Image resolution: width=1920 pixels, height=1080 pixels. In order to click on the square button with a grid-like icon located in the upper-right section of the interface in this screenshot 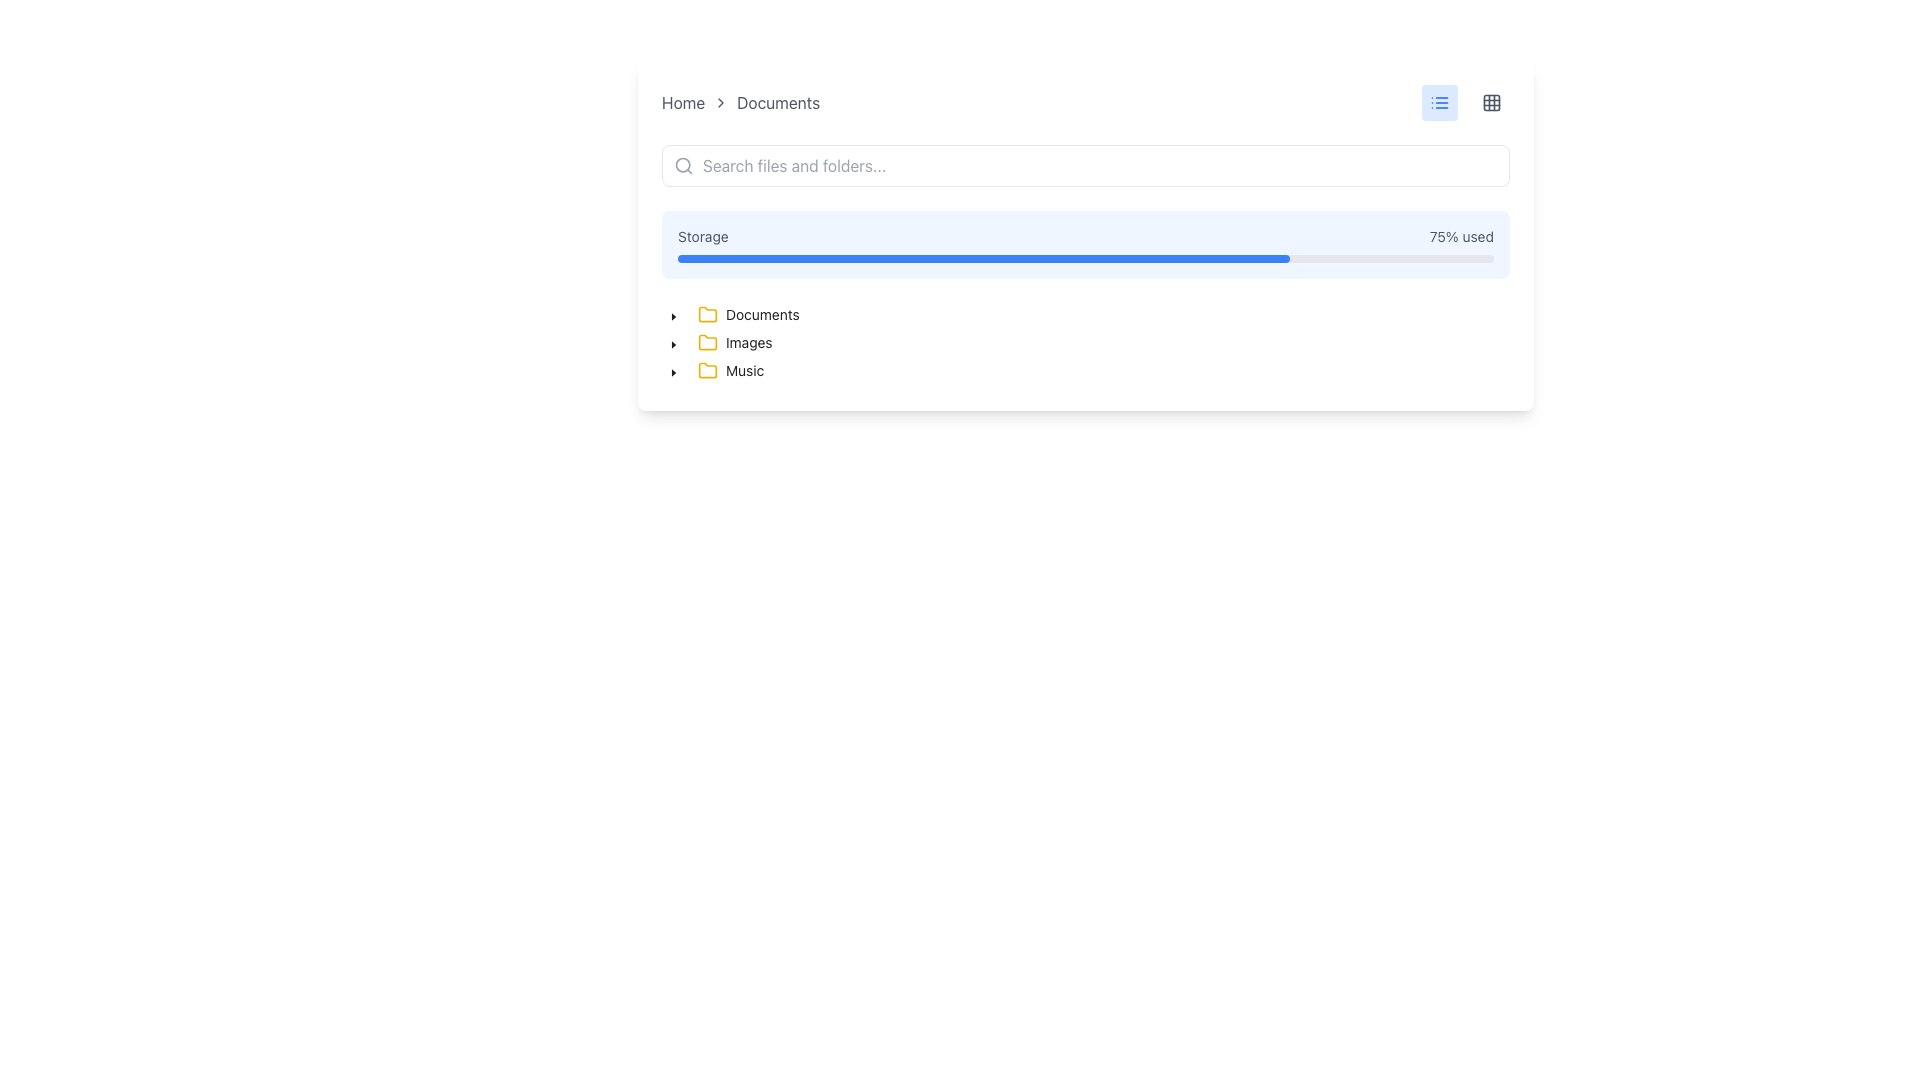, I will do `click(1492, 103)`.